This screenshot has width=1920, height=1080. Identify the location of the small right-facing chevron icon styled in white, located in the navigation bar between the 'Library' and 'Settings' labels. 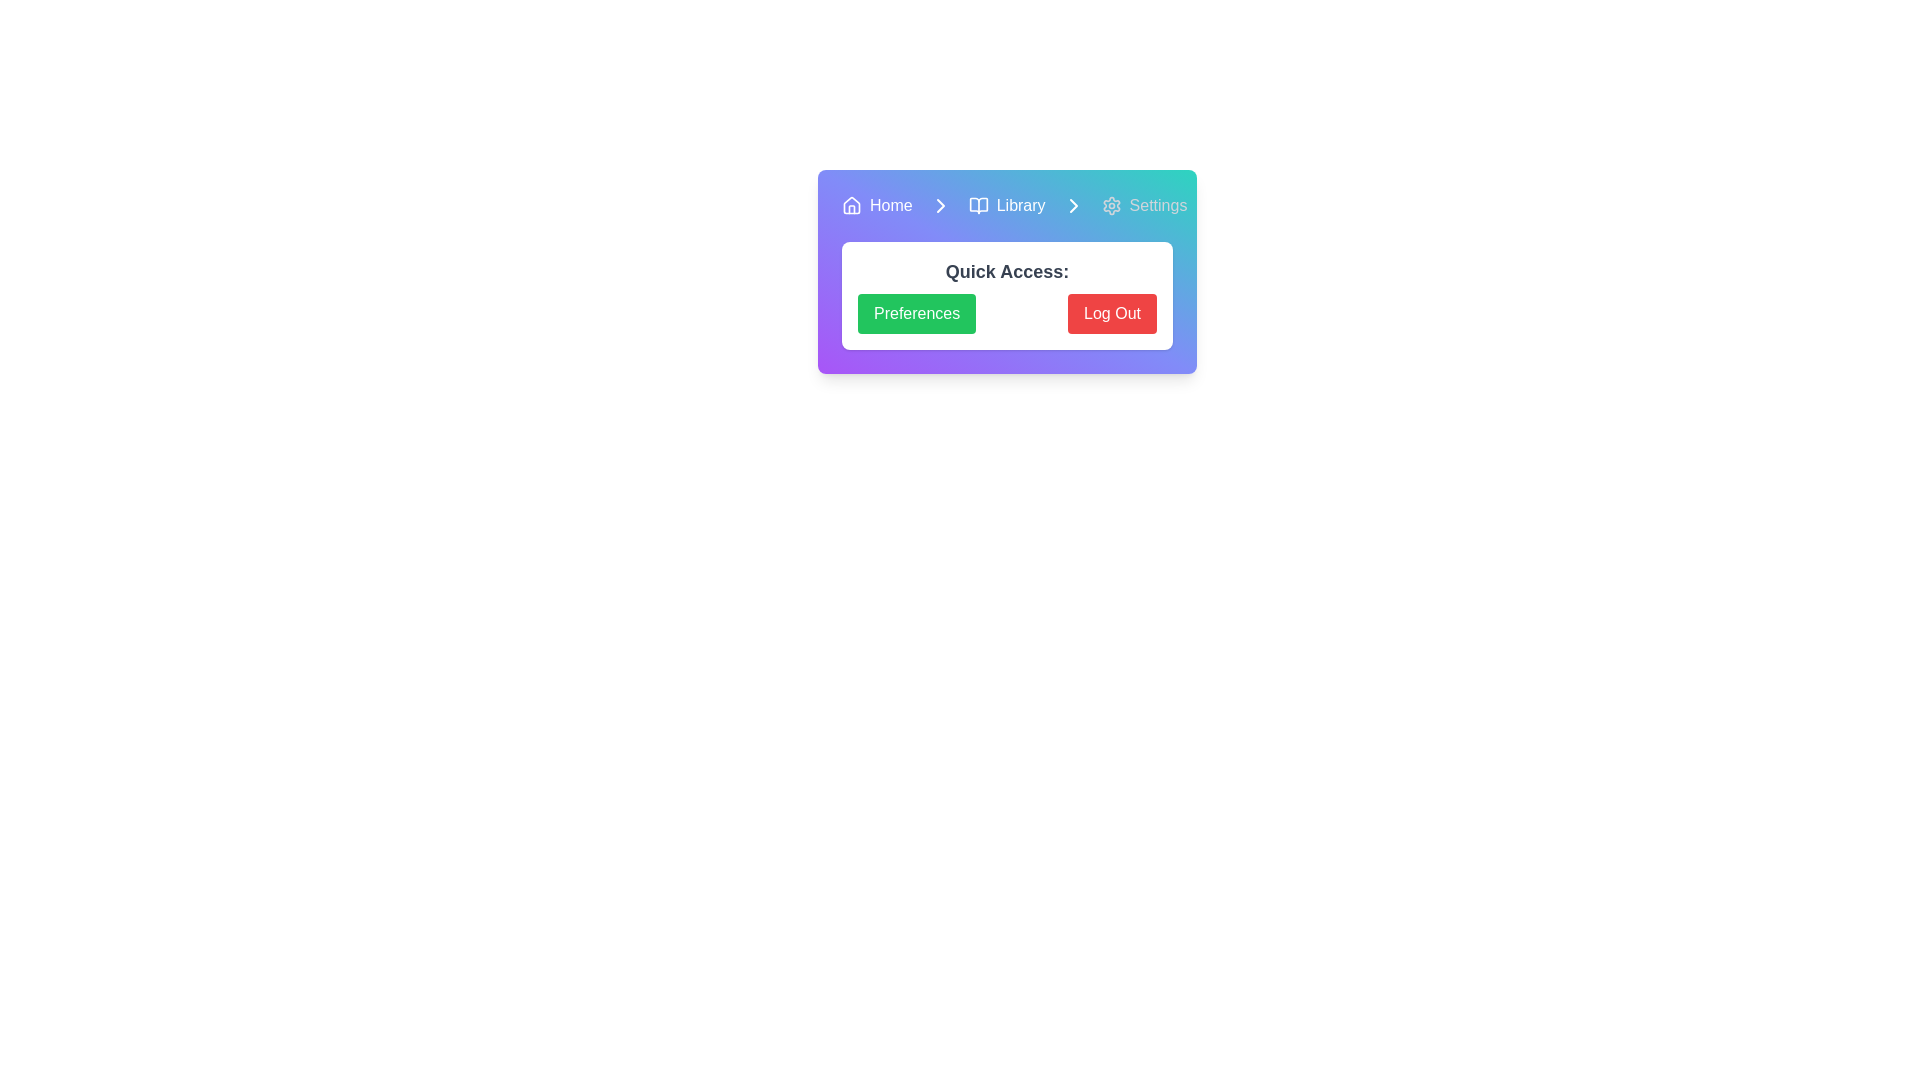
(1072, 205).